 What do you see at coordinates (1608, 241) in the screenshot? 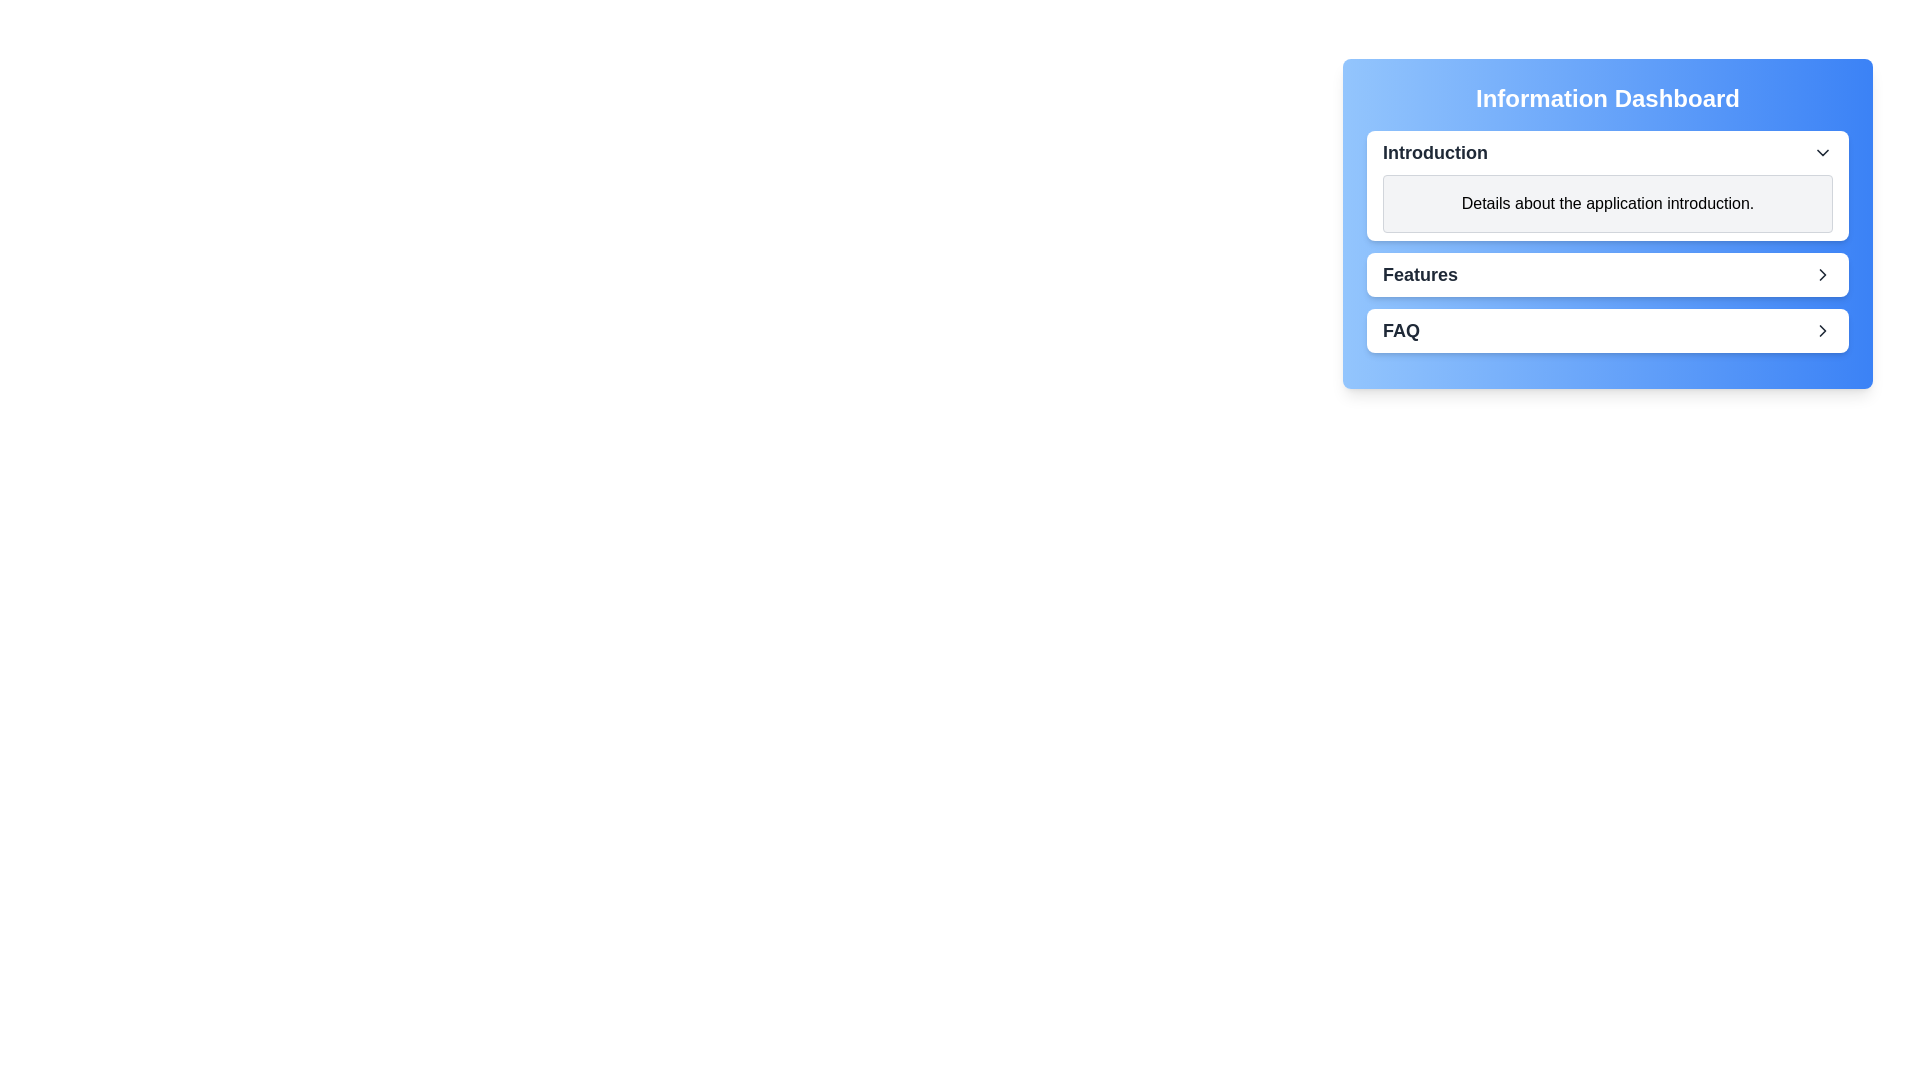
I see `the static text content element that provides an introductory description about the application, located in the center of the card module under the title 'Introduction'` at bounding box center [1608, 241].